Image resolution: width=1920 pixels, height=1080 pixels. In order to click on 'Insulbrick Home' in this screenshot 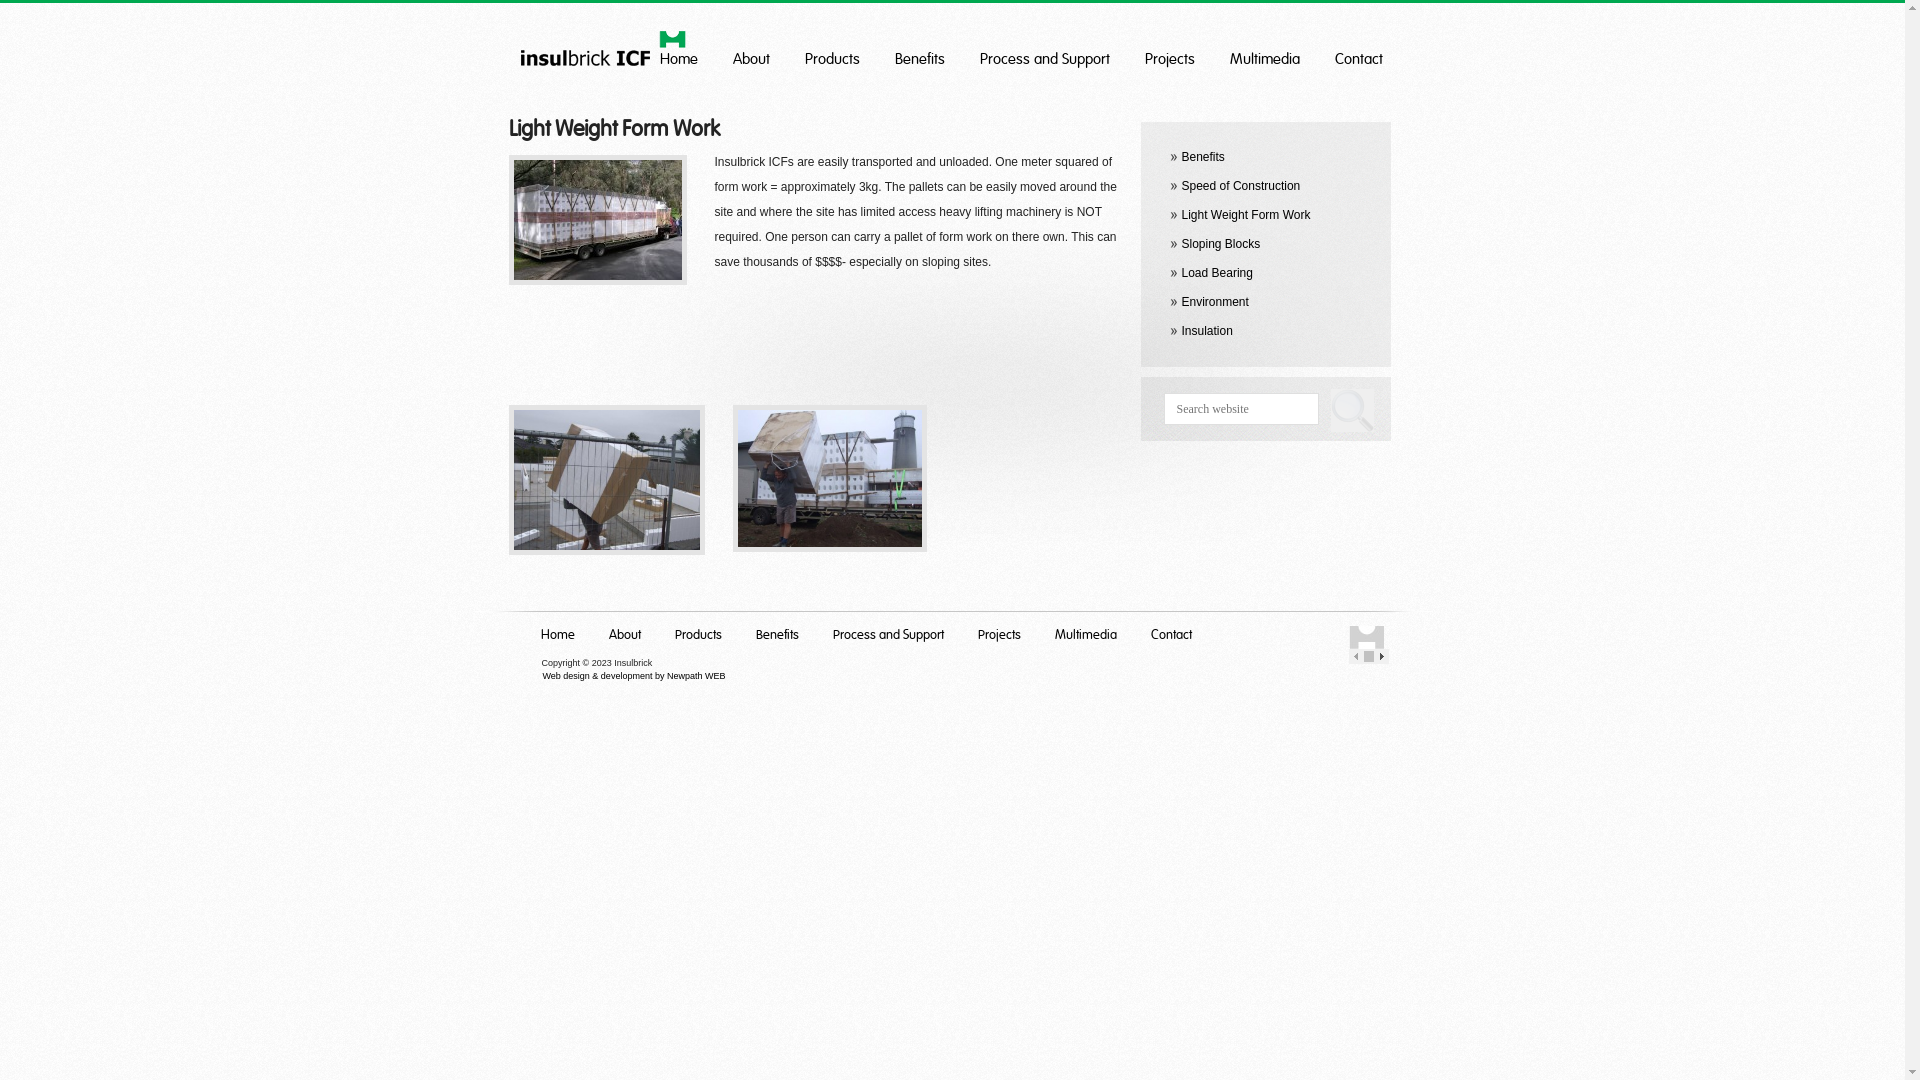, I will do `click(1348, 637)`.